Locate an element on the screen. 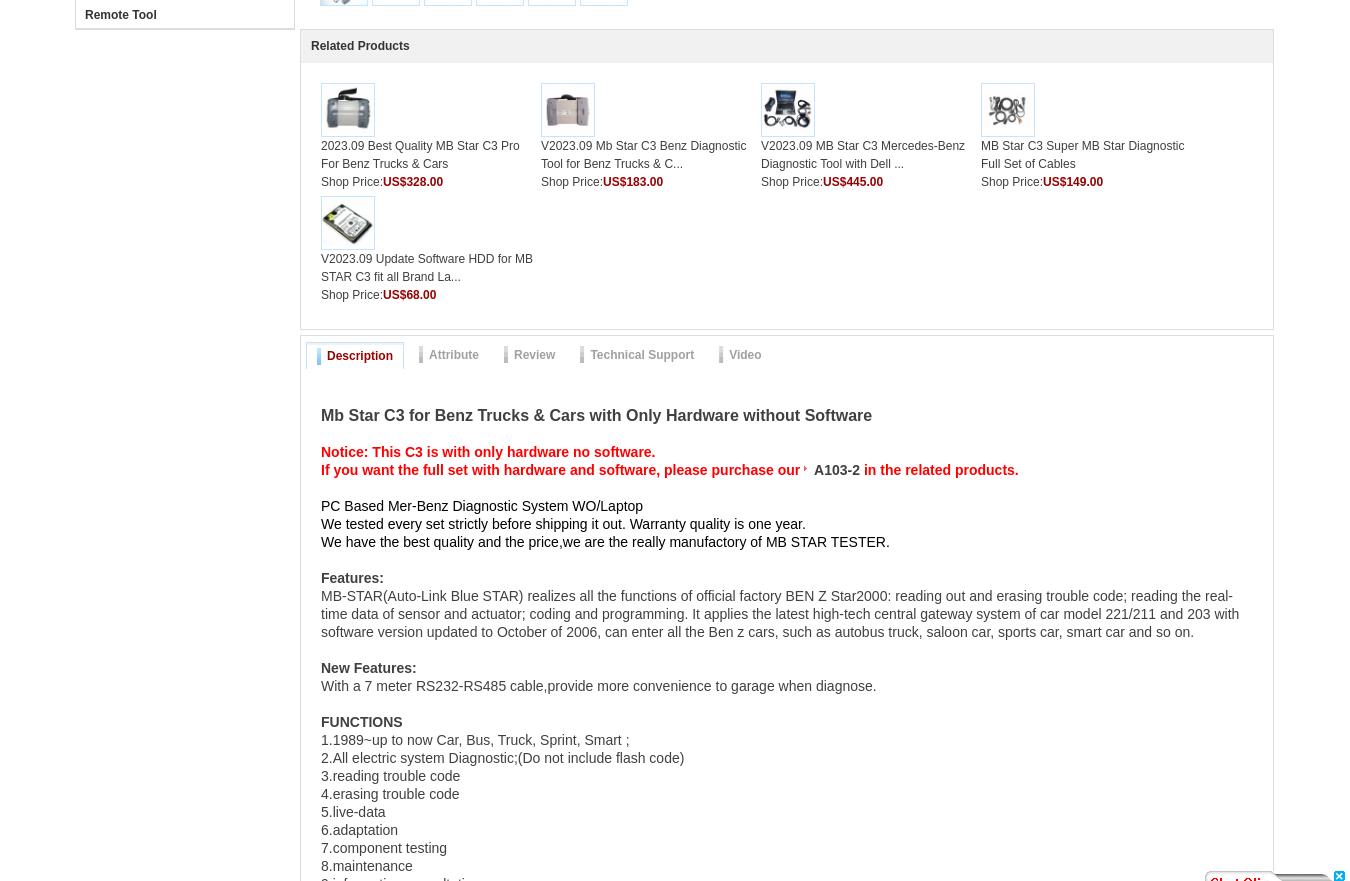  '2023.09 Best Quality MB Star C3 Pro For Benz Trucks & Cars' is located at coordinates (419, 153).